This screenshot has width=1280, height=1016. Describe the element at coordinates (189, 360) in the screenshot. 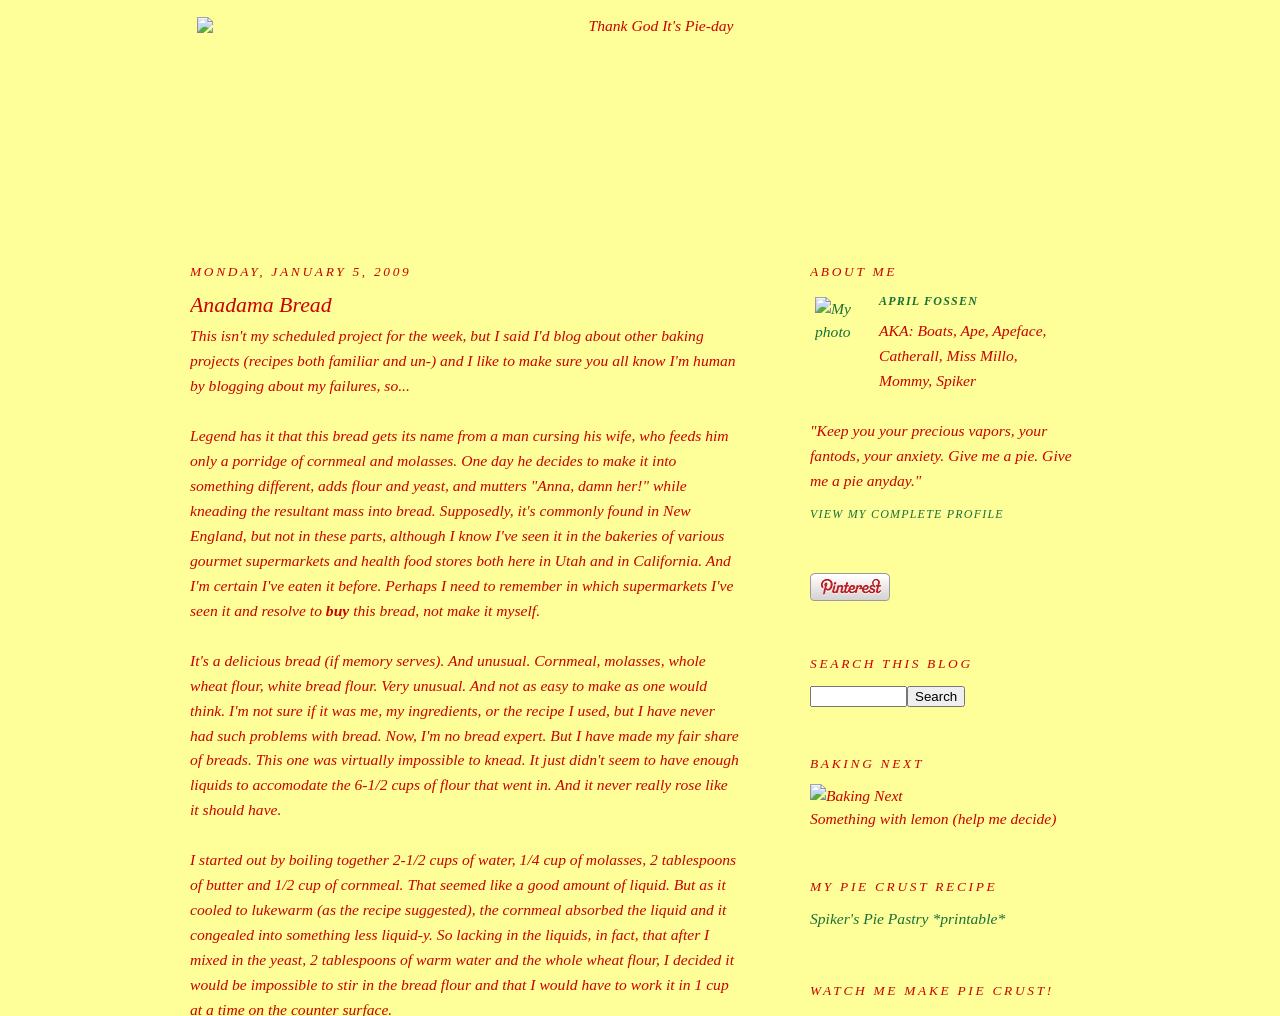

I see `'This isn't my scheduled project for the week, but I said I'd blog about other baking projects (recipes both familiar and un-) and I like to make sure you all know I'm human by blogging about my failures, so...'` at that location.